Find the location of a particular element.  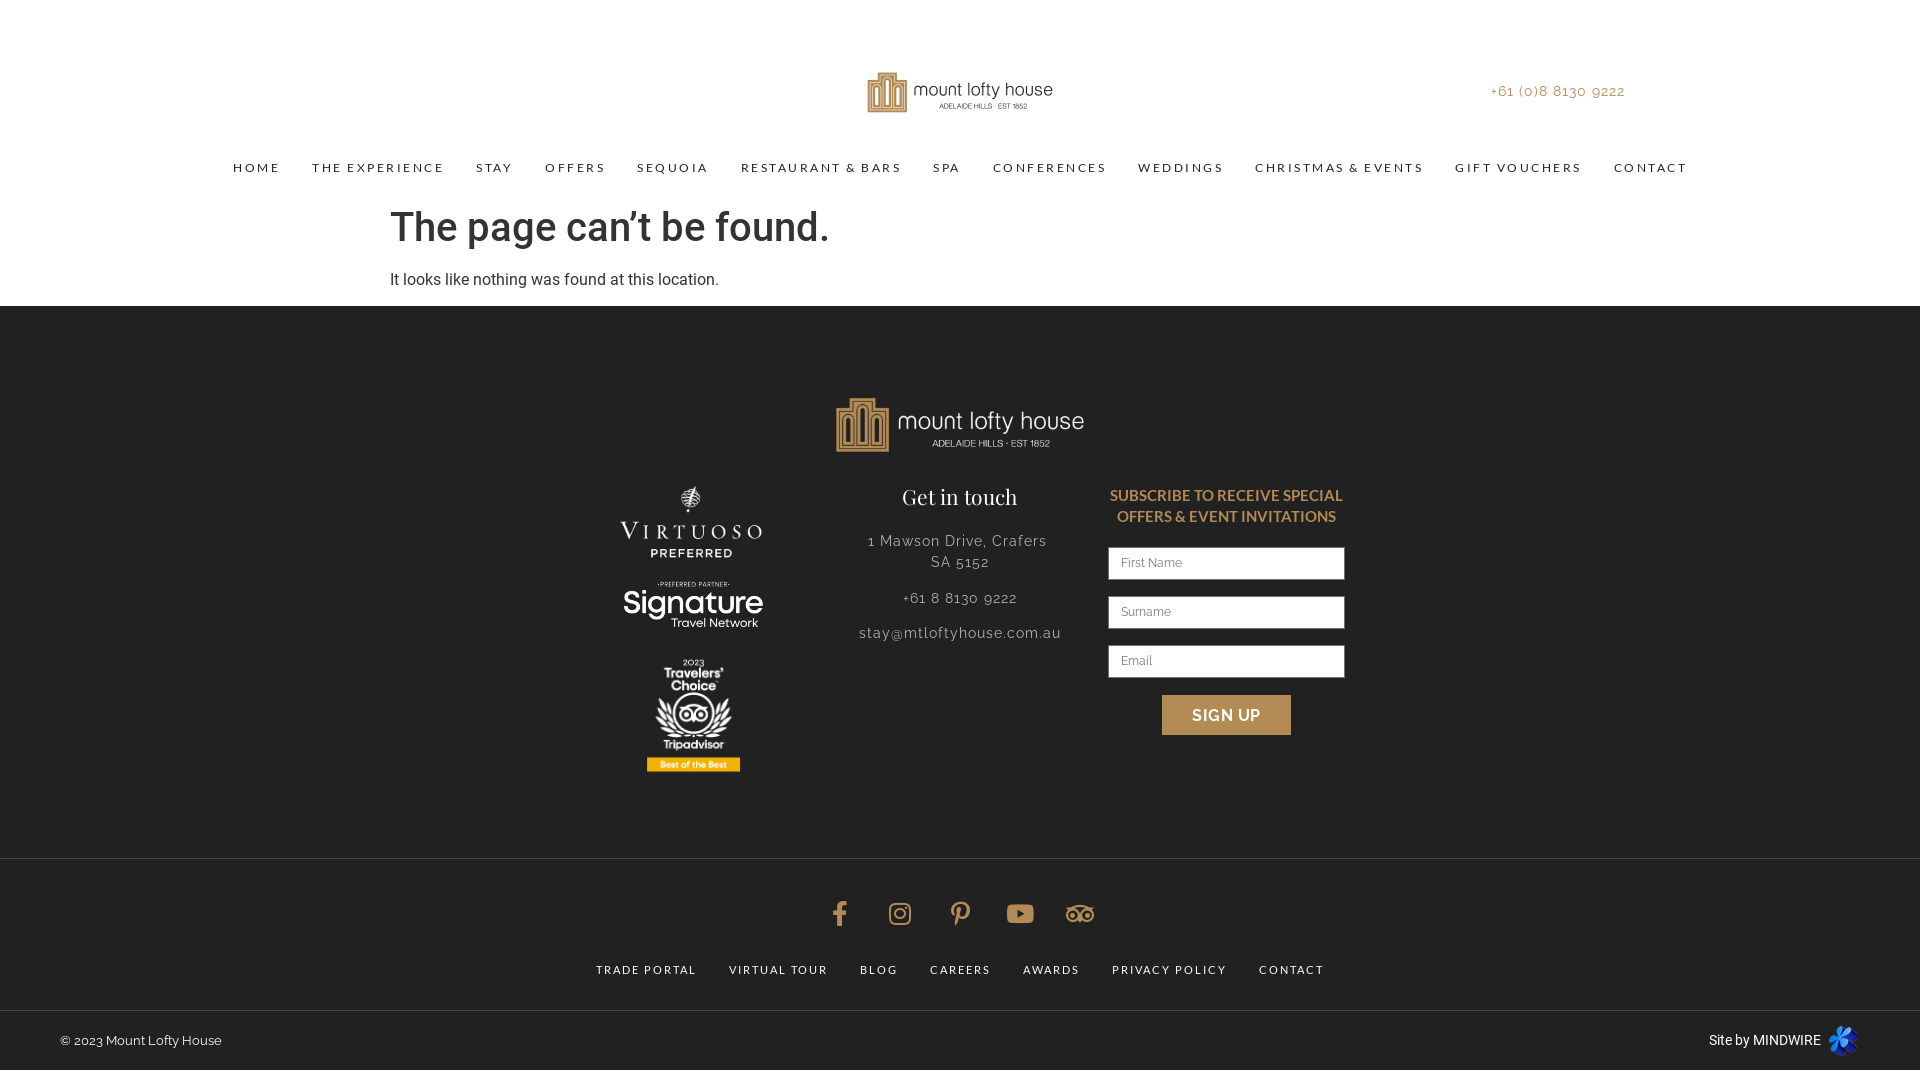

'SEQUOIA' is located at coordinates (636, 166).